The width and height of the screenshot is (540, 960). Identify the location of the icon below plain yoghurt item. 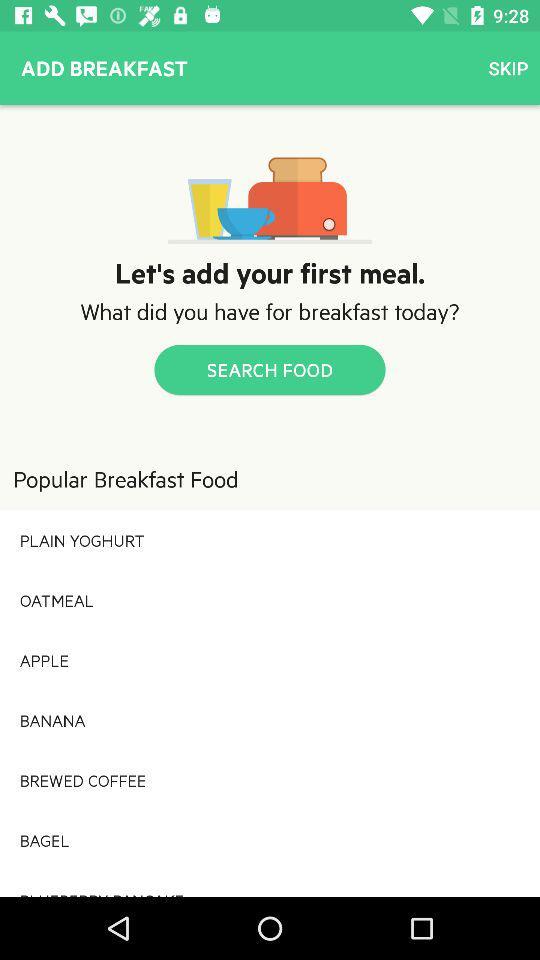
(270, 600).